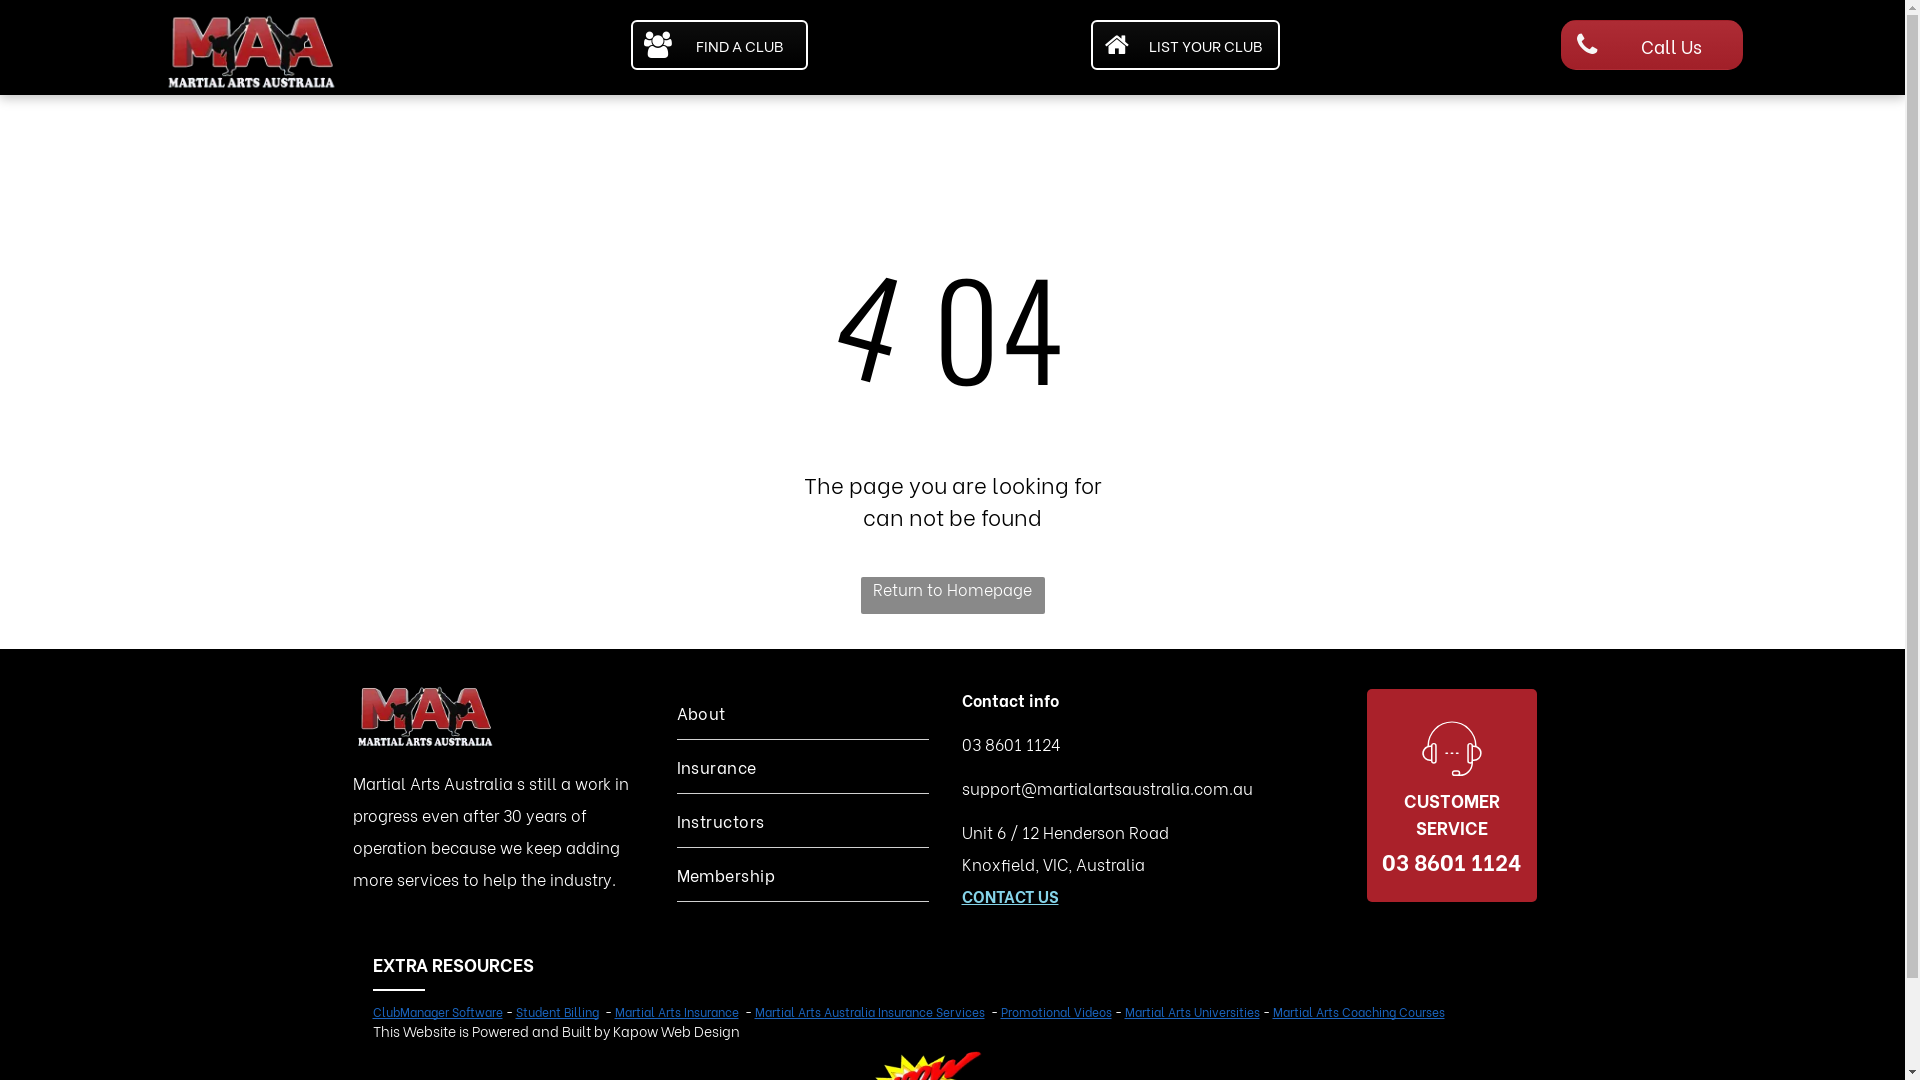 The image size is (1920, 1080). What do you see at coordinates (435, 1011) in the screenshot?
I see `'ClubManager Software'` at bounding box center [435, 1011].